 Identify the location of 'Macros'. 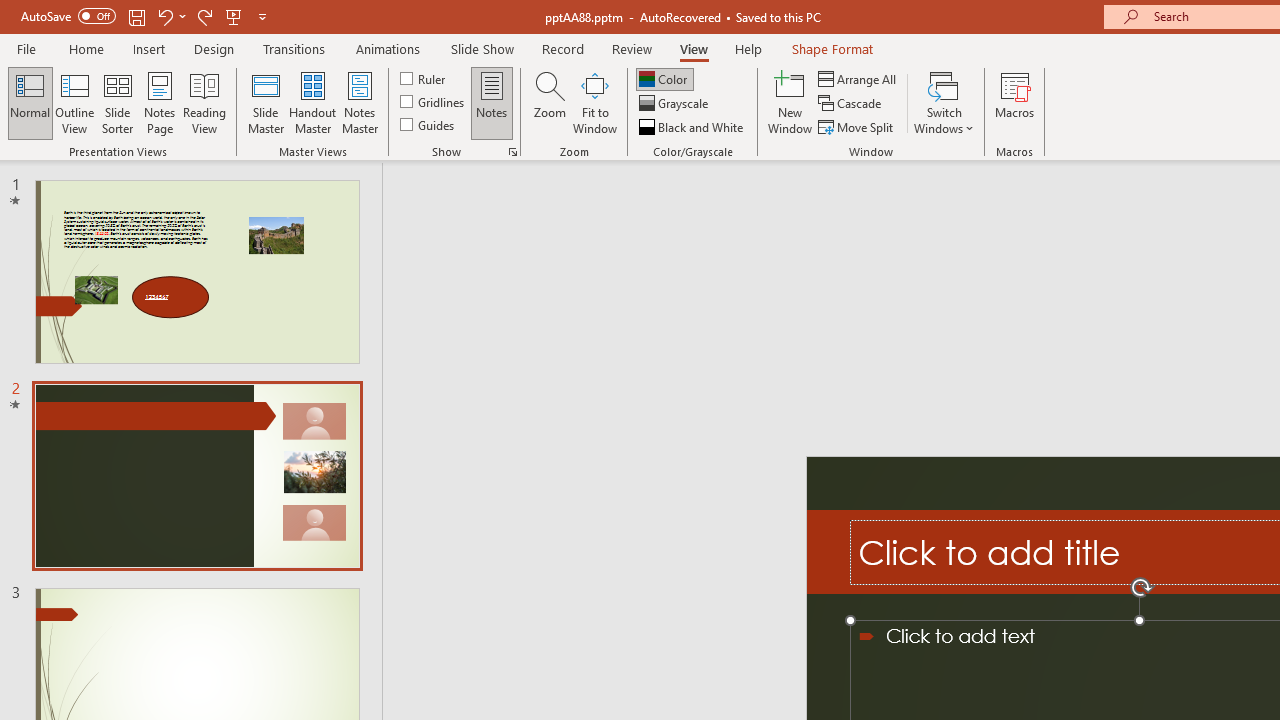
(1015, 103).